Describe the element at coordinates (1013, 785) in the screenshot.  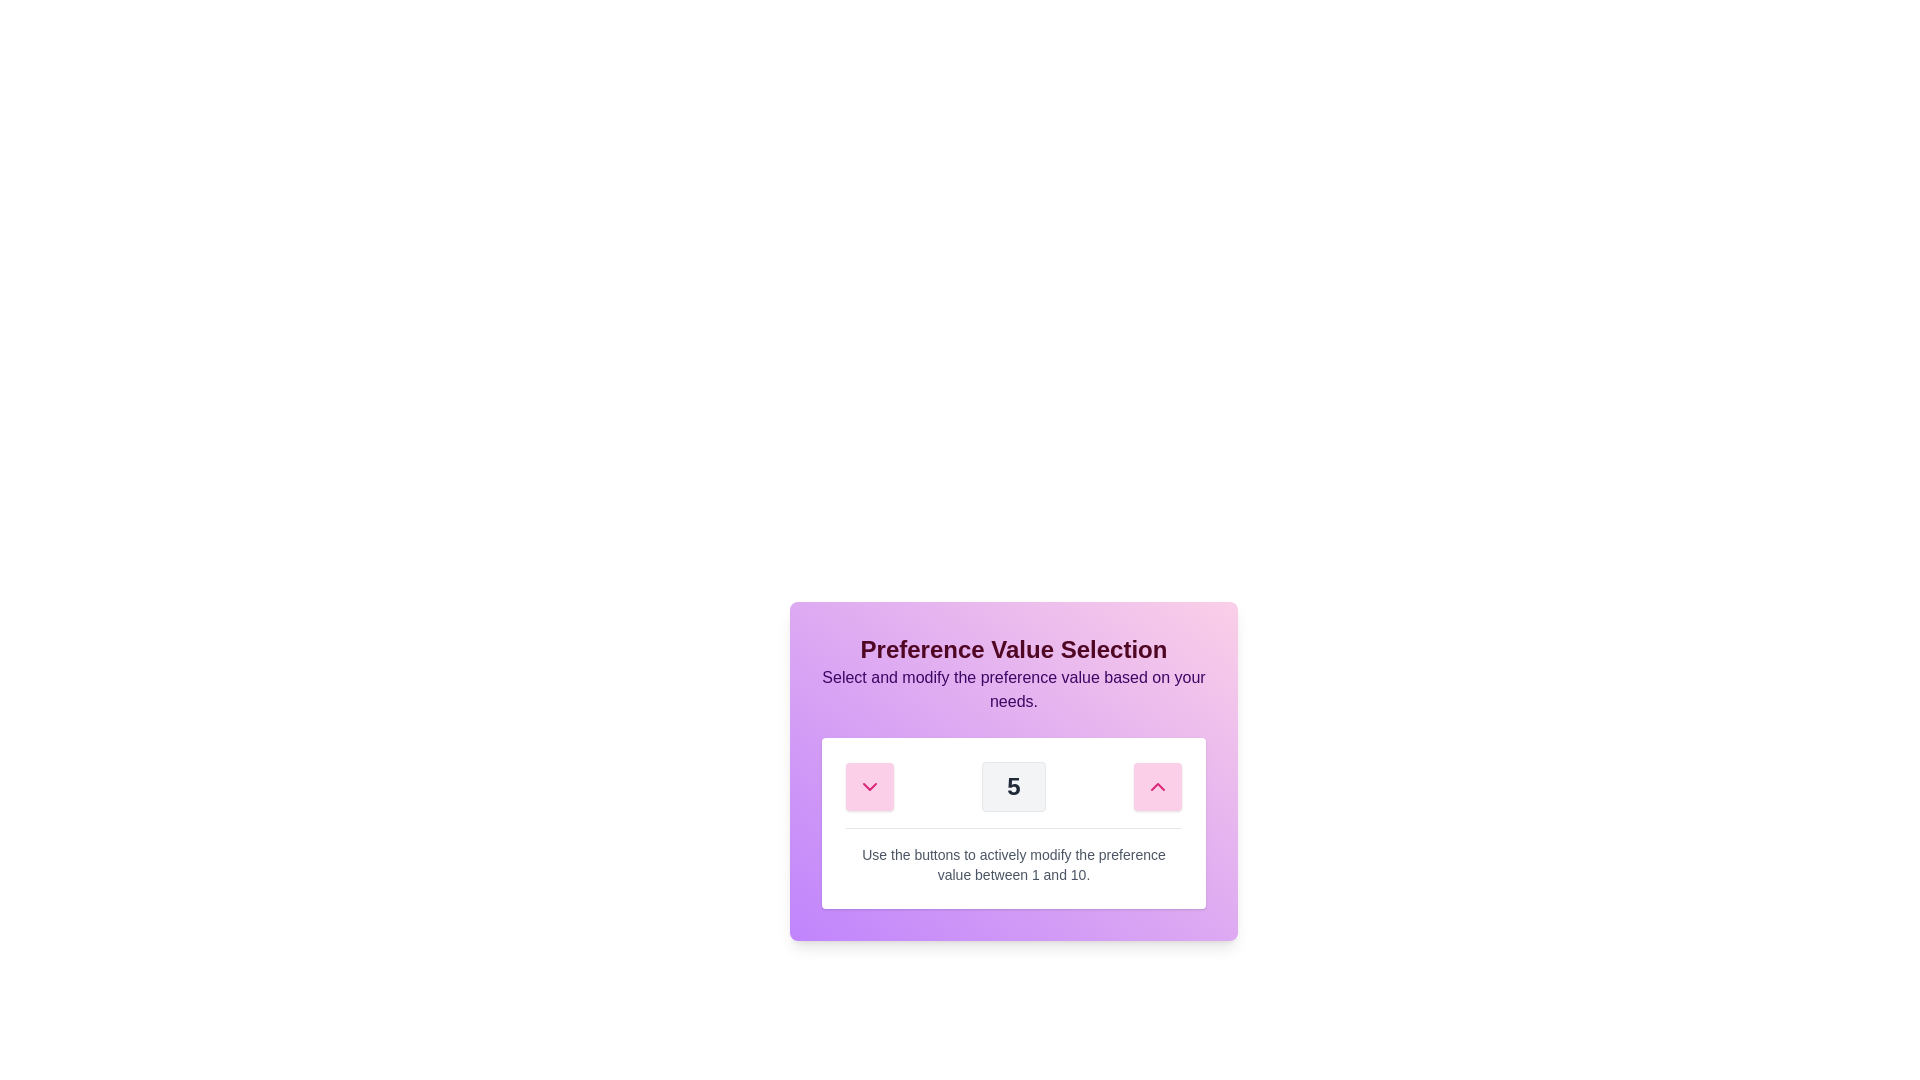
I see `the readonly text input element located between two pink buttons at the bottom of the card-like section` at that location.